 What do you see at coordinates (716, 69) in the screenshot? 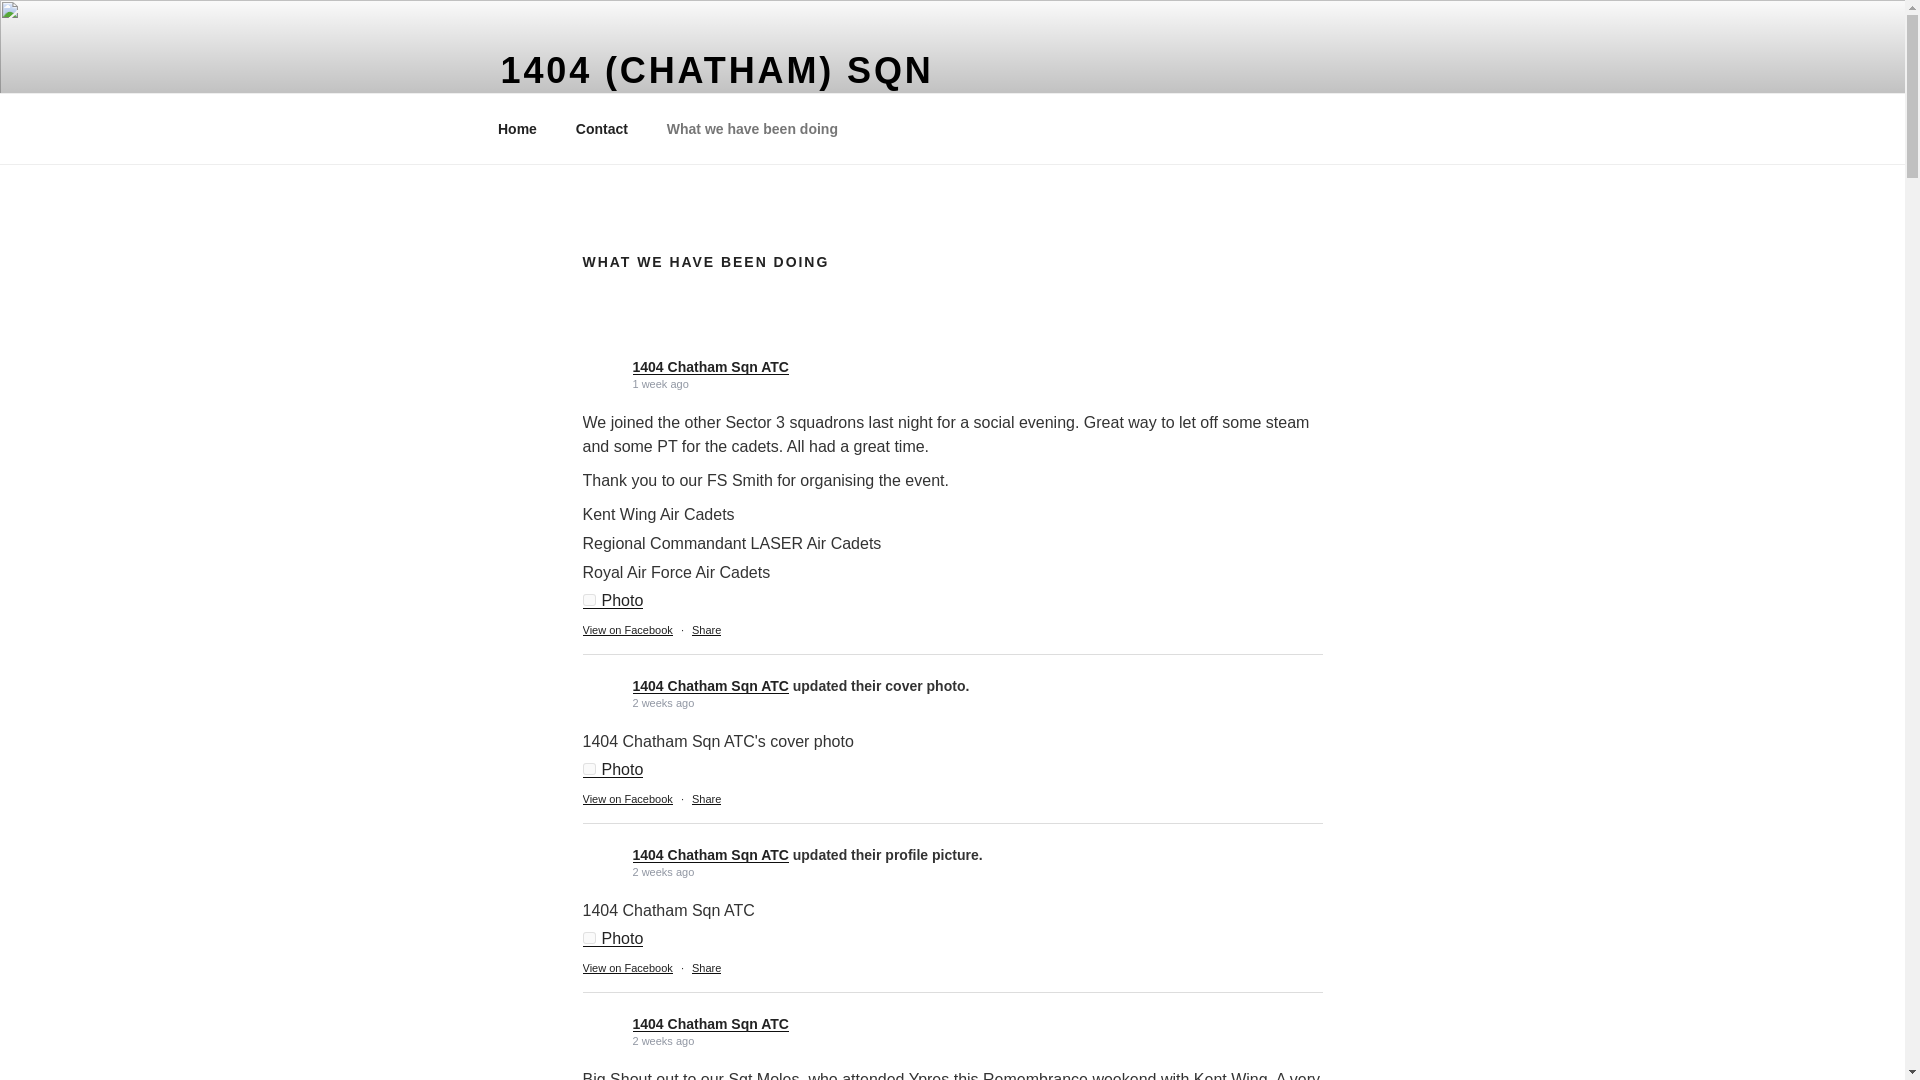
I see `'1404 (CHATHAM) SQN'` at bounding box center [716, 69].